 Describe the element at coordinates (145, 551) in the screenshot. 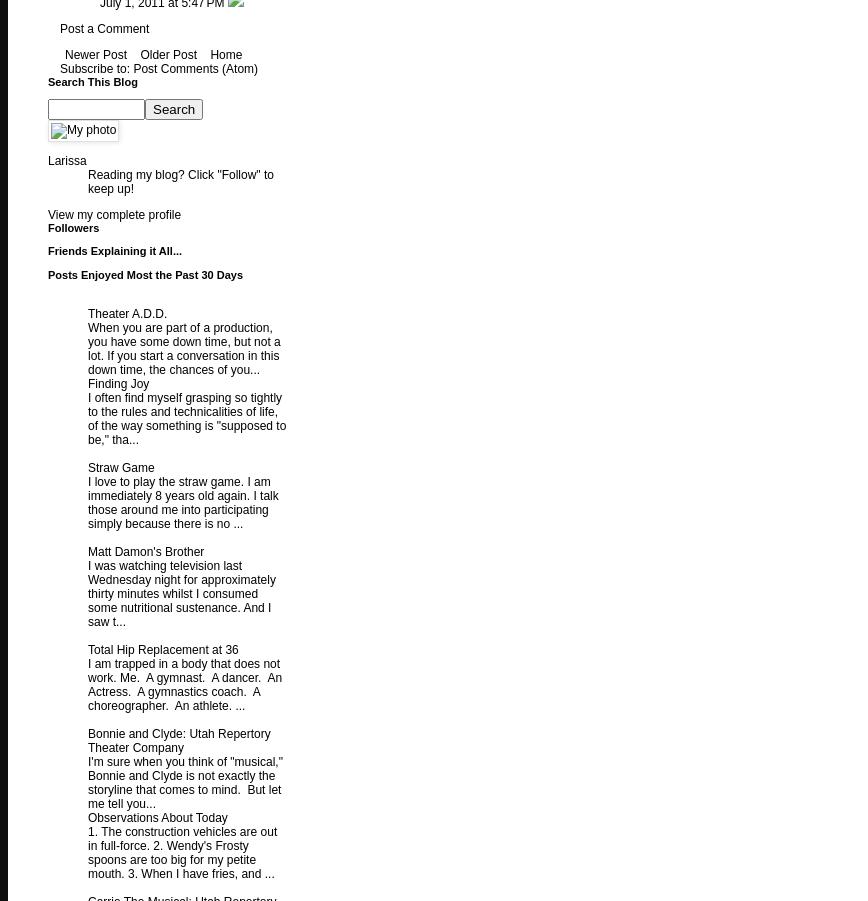

I see `'Matt Damon's Brother'` at that location.